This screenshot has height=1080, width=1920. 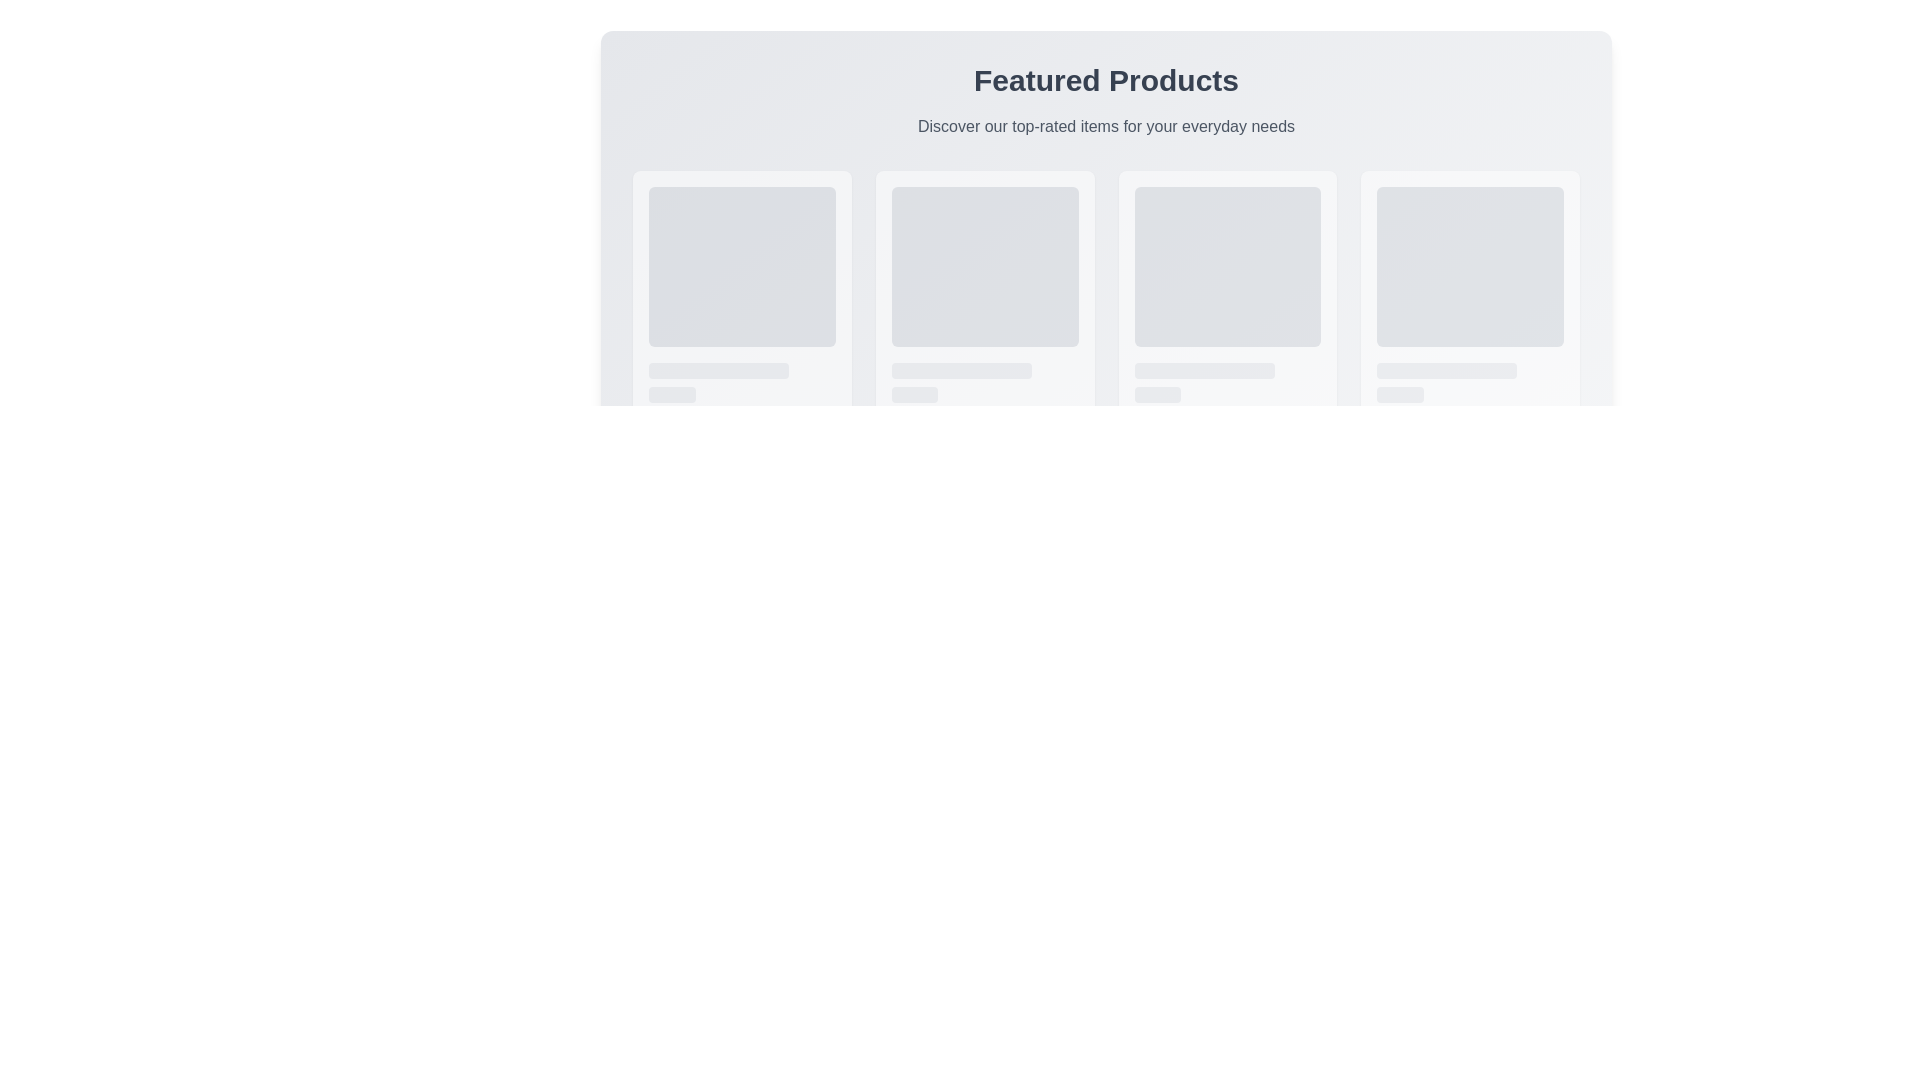 What do you see at coordinates (1399, 394) in the screenshot?
I see `the horizontal light gray bar with rounded ends, which serves as a graphical placeholder or progress indicator, located at the bottom of a section containing graphical elements` at bounding box center [1399, 394].